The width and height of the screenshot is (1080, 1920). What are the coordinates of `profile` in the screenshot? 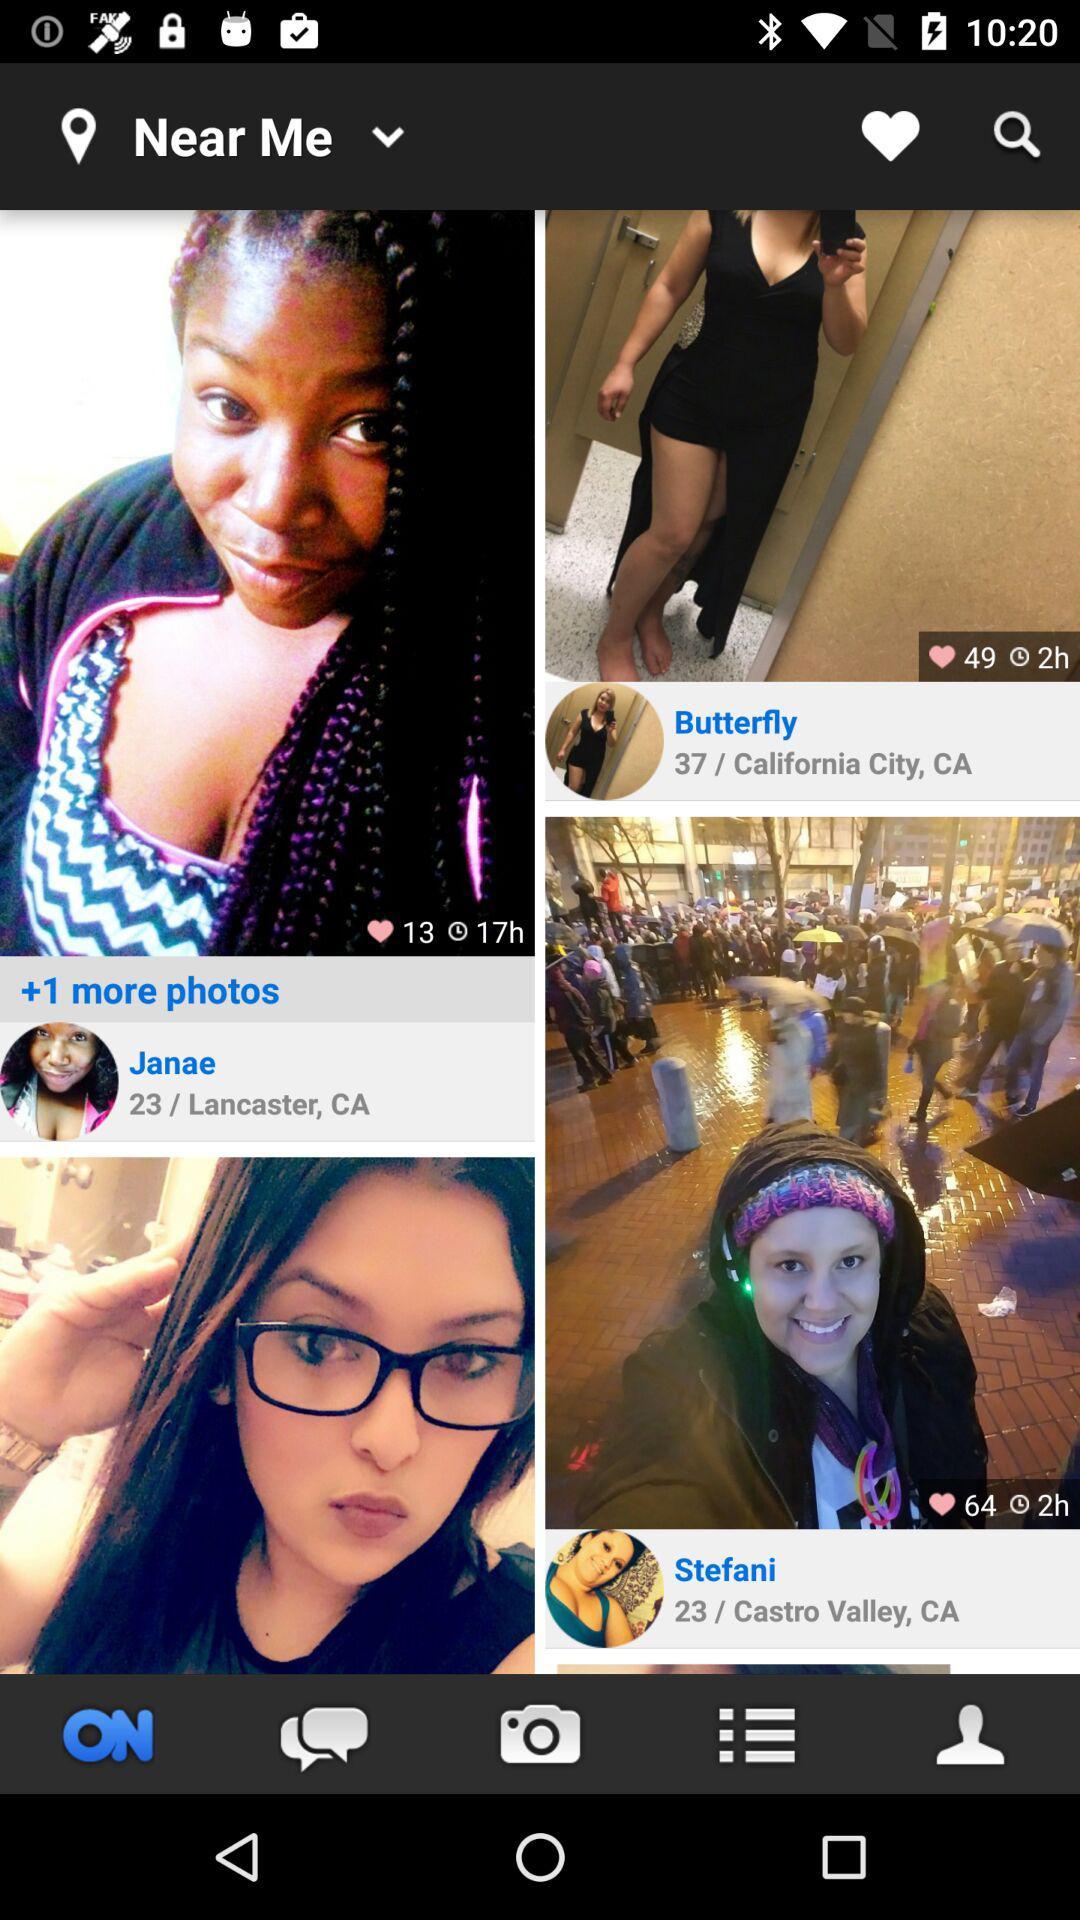 It's located at (266, 1414).